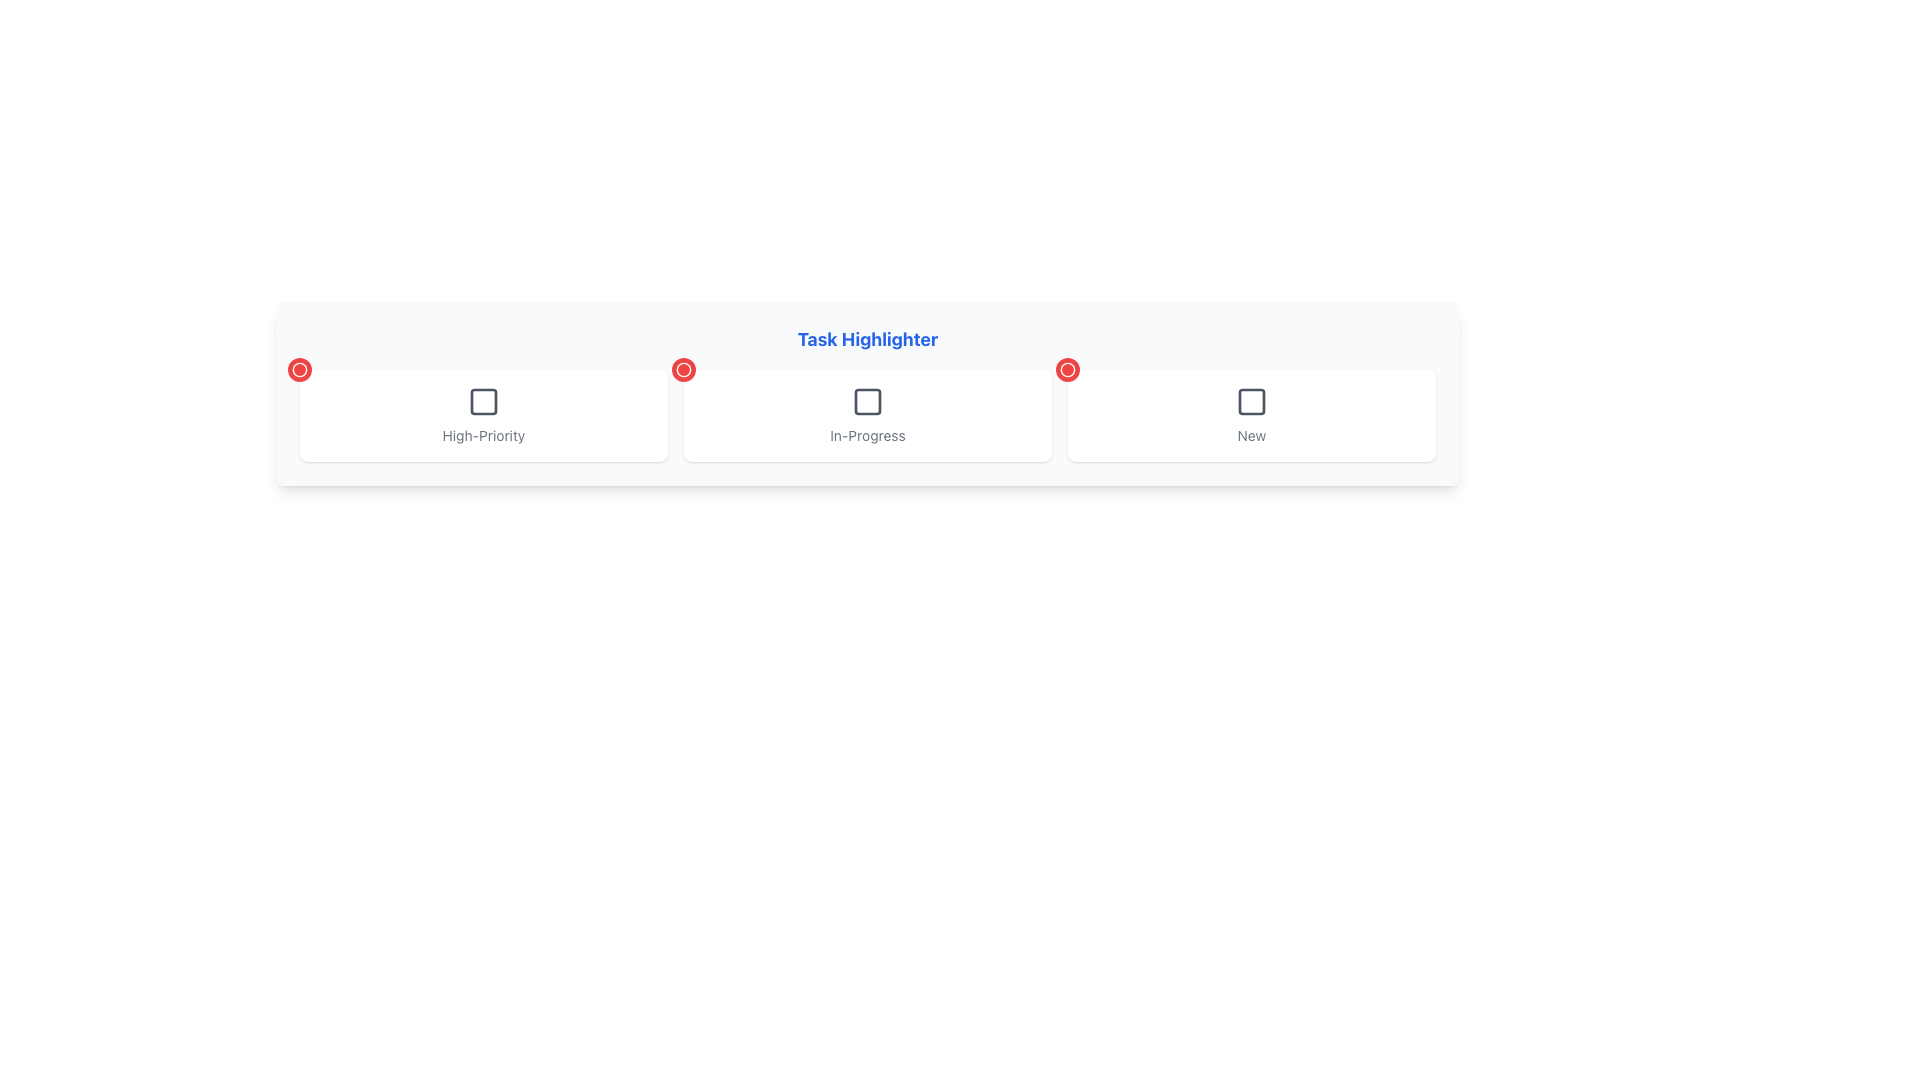 This screenshot has width=1920, height=1080. What do you see at coordinates (298, 370) in the screenshot?
I see `the distinct red circular button located in the top-left corner of the 'High-Priority' panel` at bounding box center [298, 370].